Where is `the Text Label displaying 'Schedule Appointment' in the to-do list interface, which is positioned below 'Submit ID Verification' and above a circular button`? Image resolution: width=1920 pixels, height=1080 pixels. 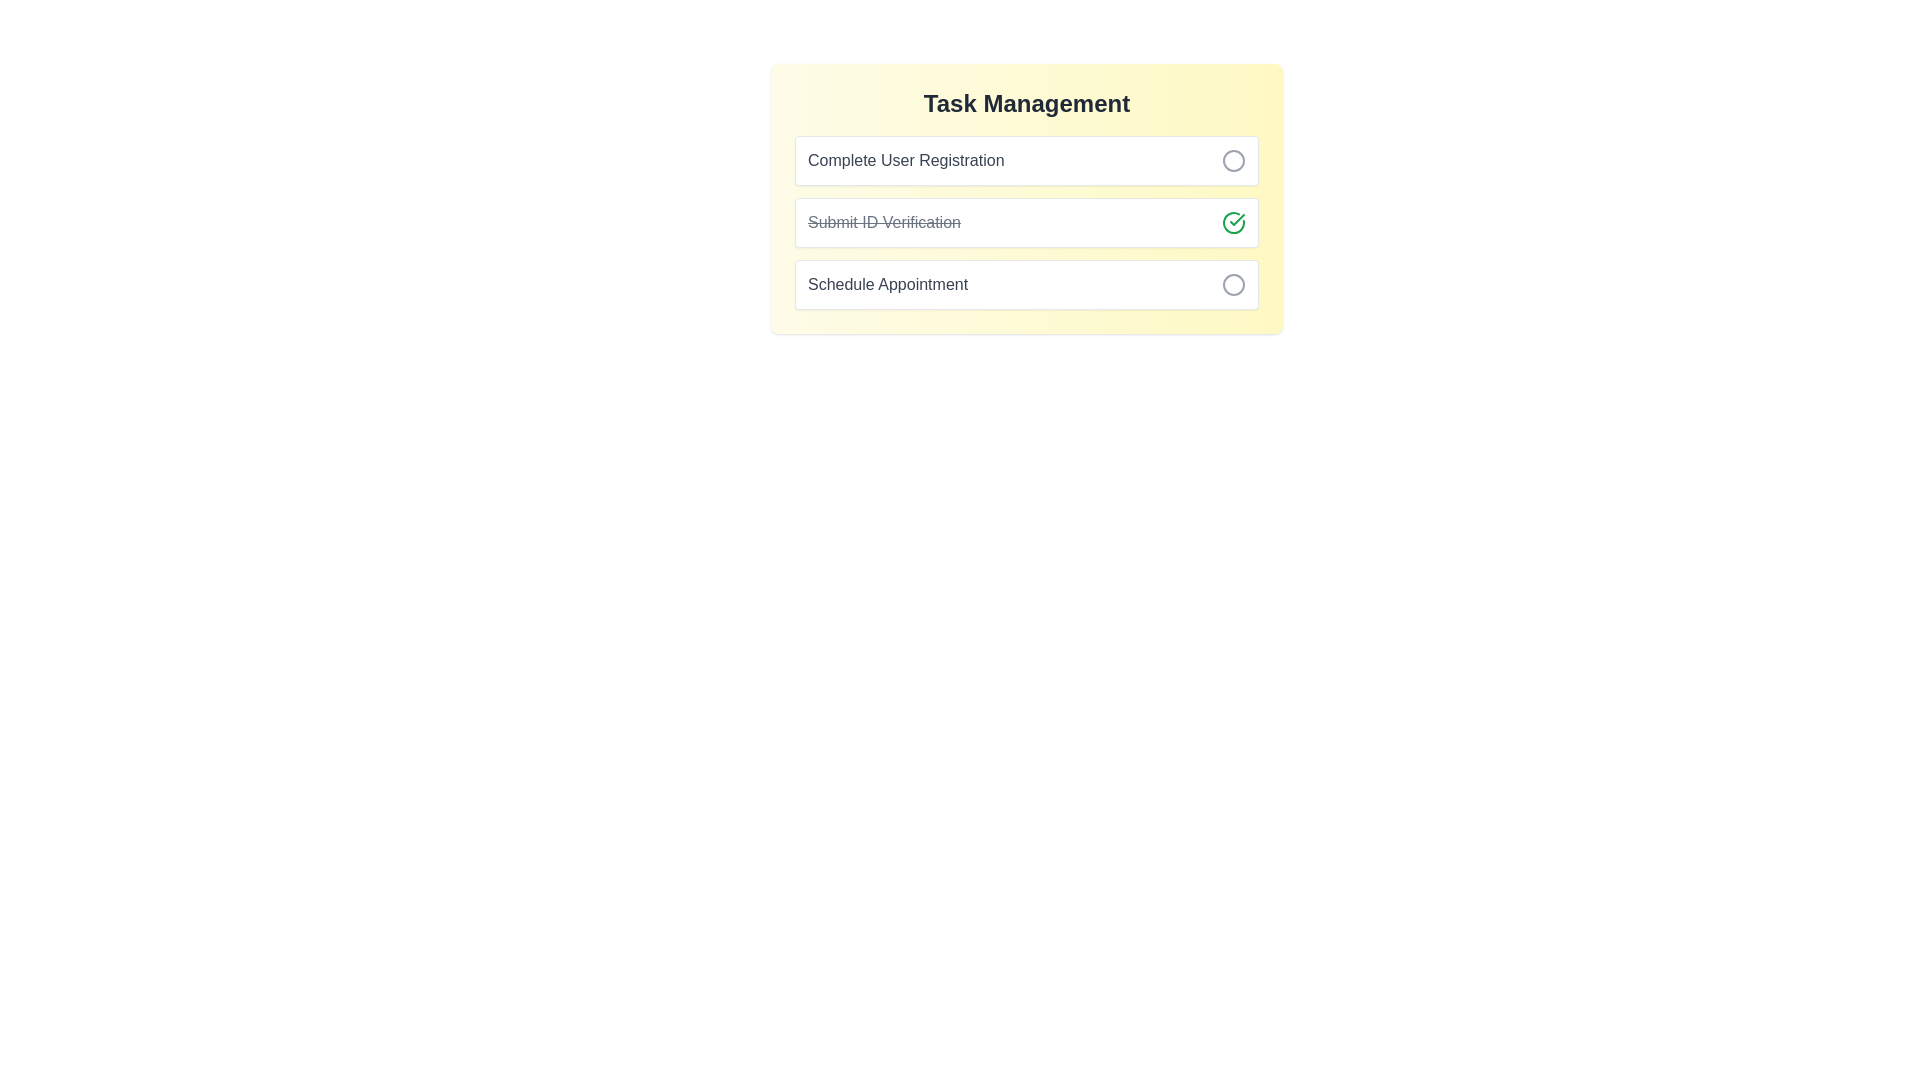
the Text Label displaying 'Schedule Appointment' in the to-do list interface, which is positioned below 'Submit ID Verification' and above a circular button is located at coordinates (887, 285).